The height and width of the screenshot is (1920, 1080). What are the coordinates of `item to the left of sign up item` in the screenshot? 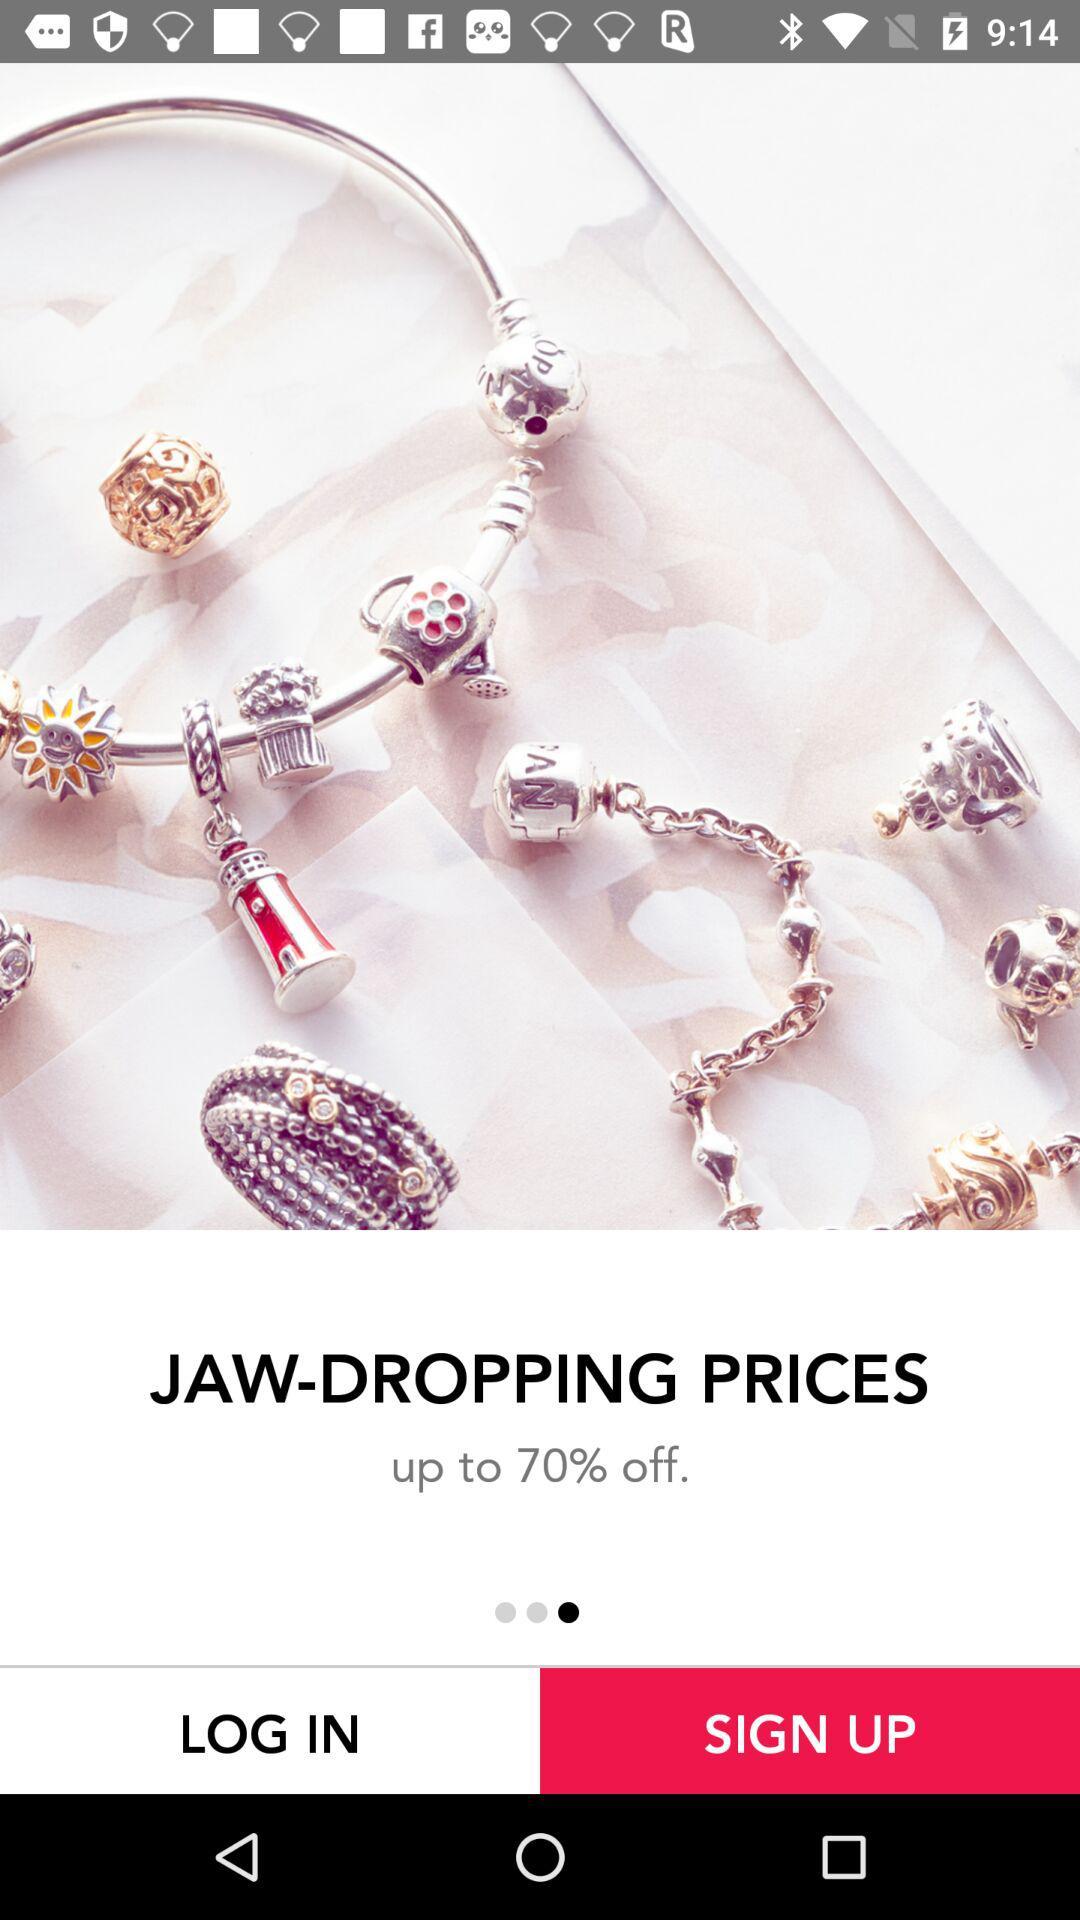 It's located at (270, 1730).